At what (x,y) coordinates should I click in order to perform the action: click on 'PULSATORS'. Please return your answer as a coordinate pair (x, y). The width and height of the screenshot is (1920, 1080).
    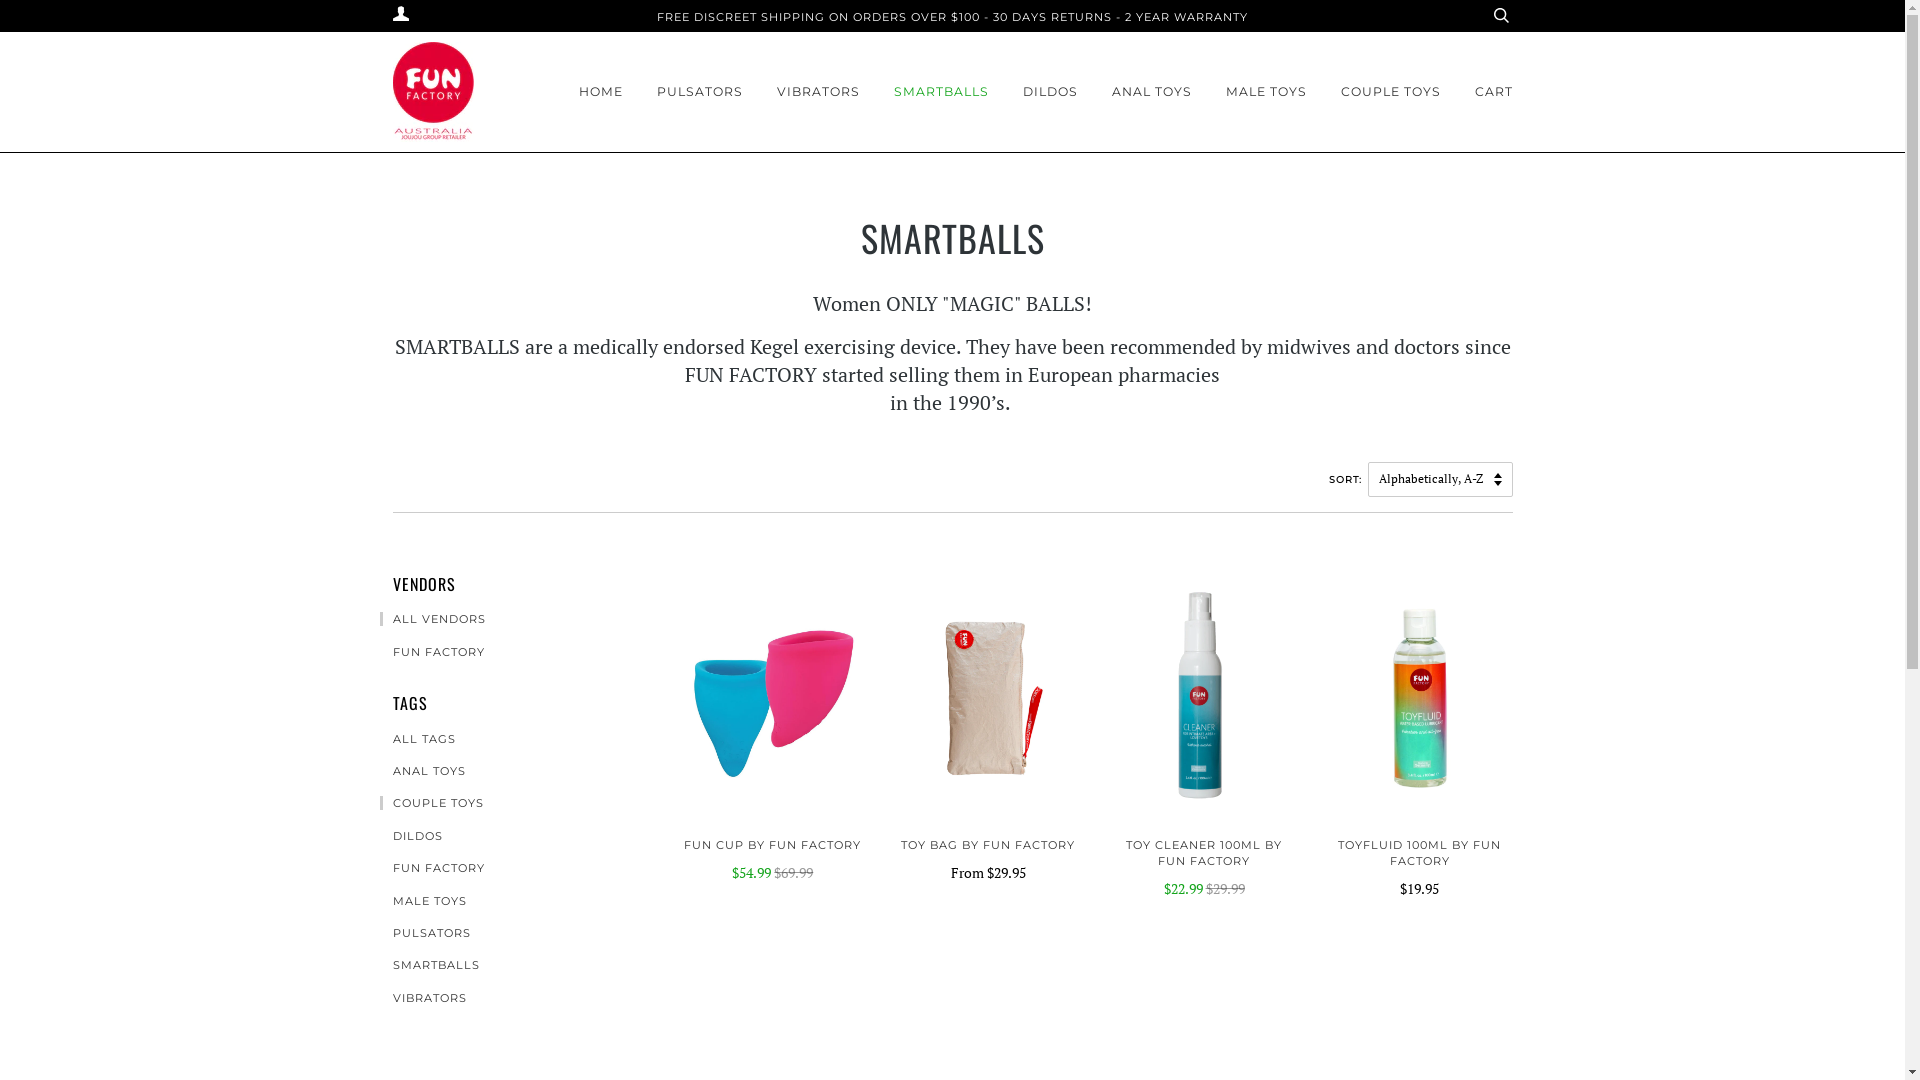
    Looking at the image, I should click on (699, 92).